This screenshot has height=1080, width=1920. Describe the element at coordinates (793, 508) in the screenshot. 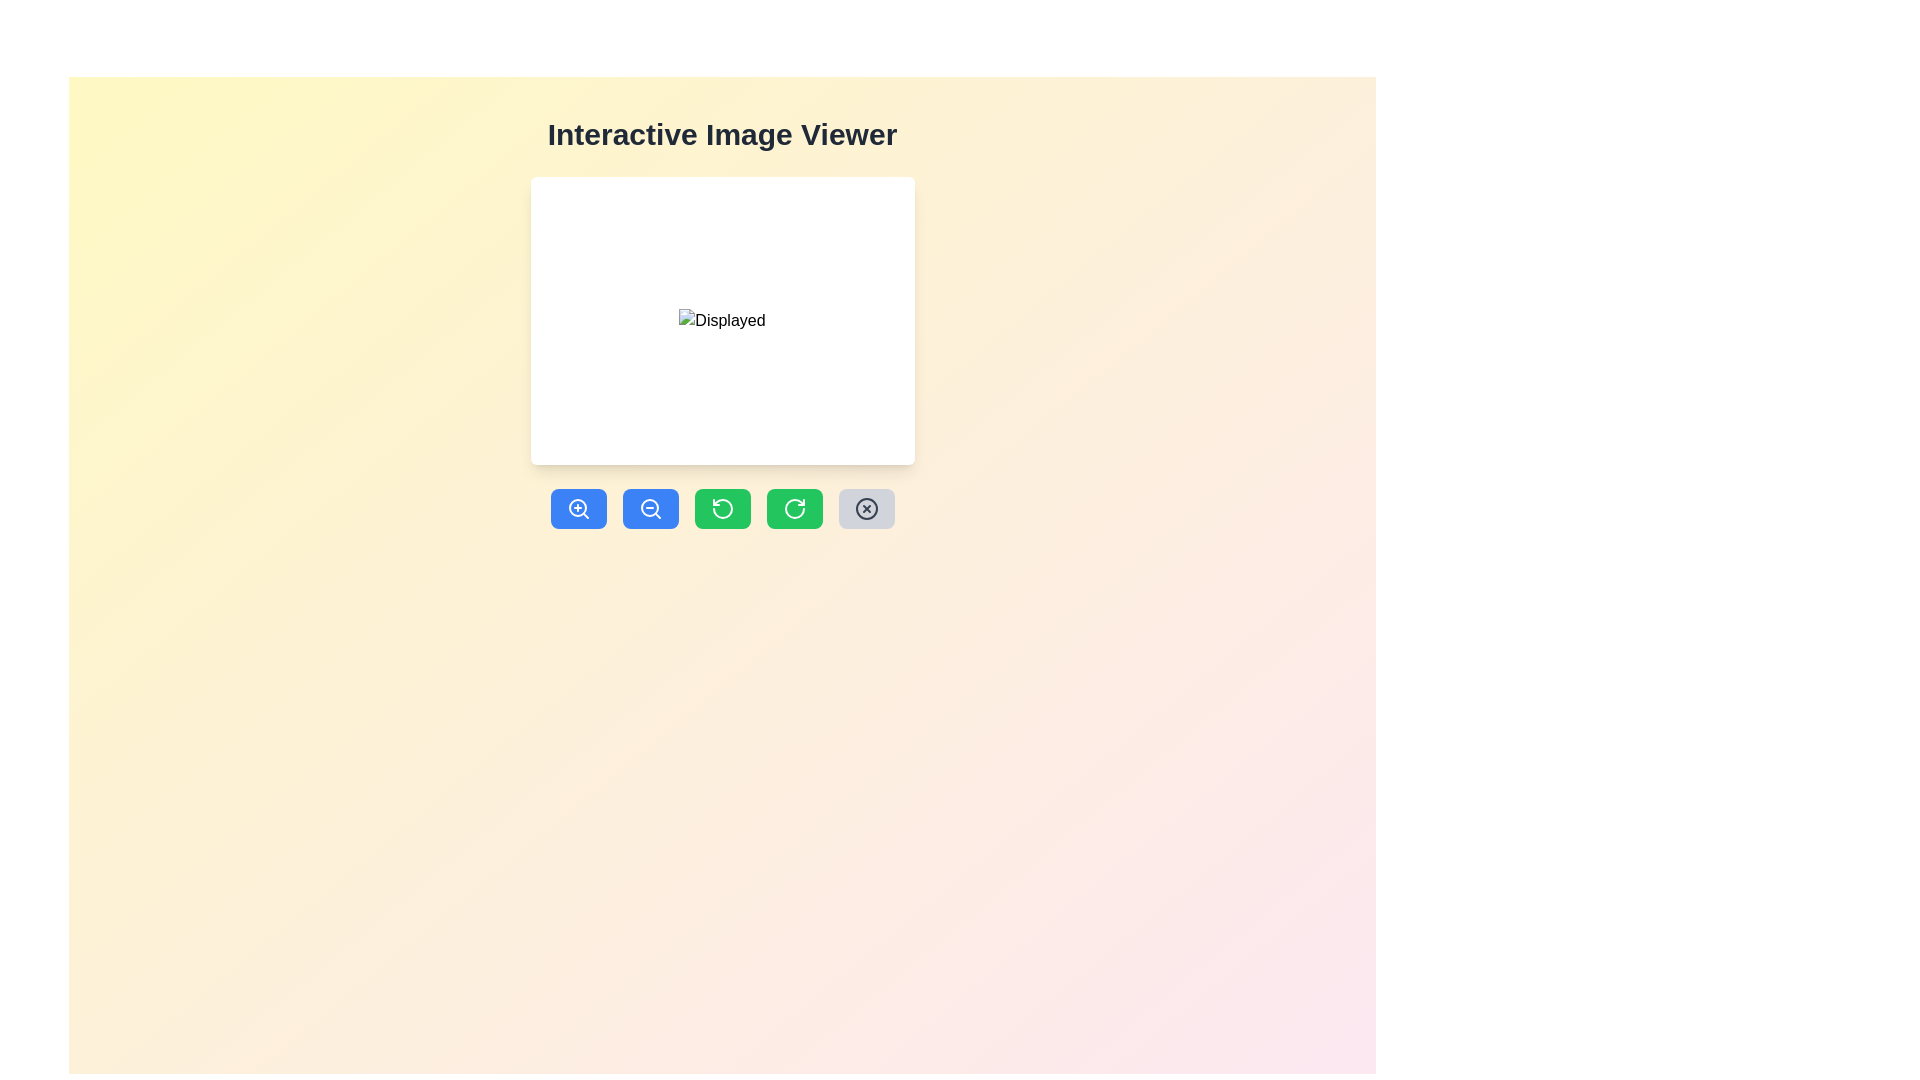

I see `the fourth button in a horizontal row of control buttons that triggers a clockwise rotation or reset action` at that location.